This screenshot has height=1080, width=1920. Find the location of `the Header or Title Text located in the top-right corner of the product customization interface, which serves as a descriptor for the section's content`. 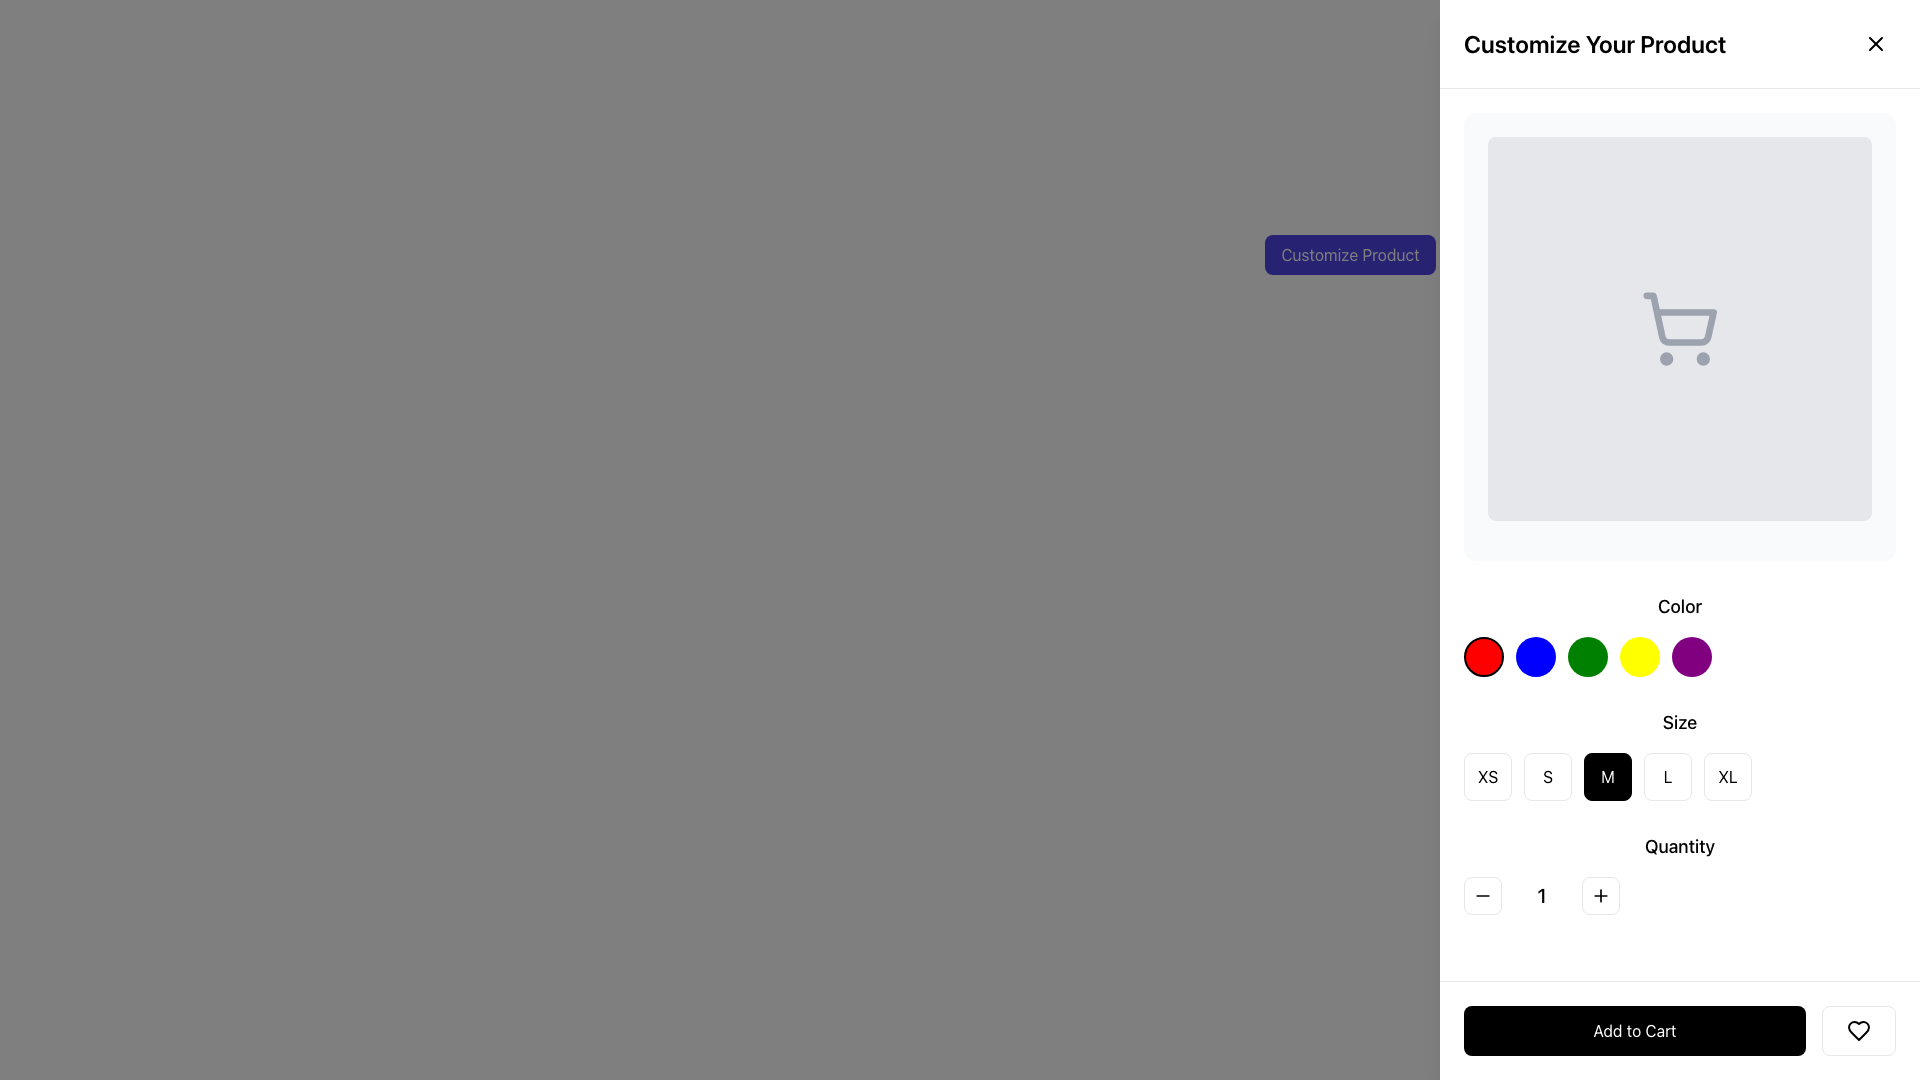

the Header or Title Text located in the top-right corner of the product customization interface, which serves as a descriptor for the section's content is located at coordinates (1594, 43).